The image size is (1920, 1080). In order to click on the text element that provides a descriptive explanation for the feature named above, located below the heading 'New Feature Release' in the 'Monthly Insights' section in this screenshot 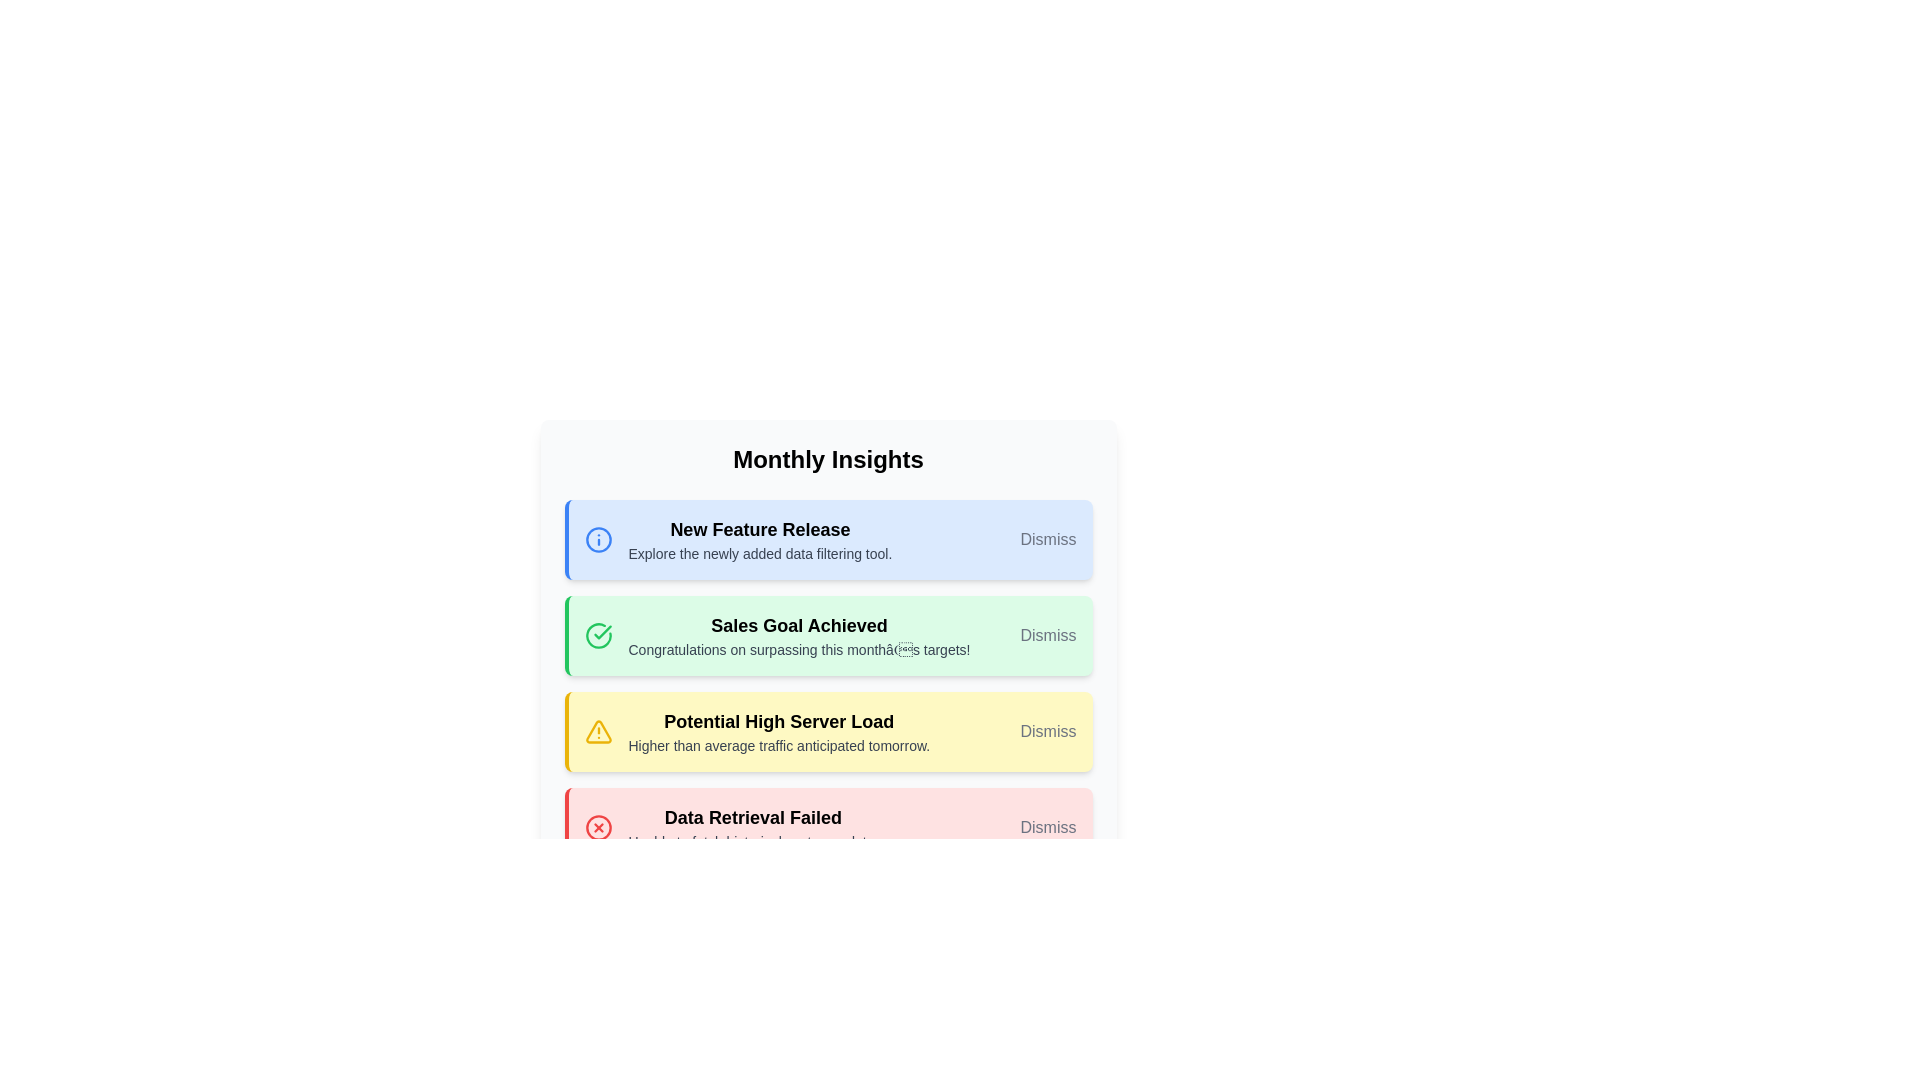, I will do `click(759, 554)`.